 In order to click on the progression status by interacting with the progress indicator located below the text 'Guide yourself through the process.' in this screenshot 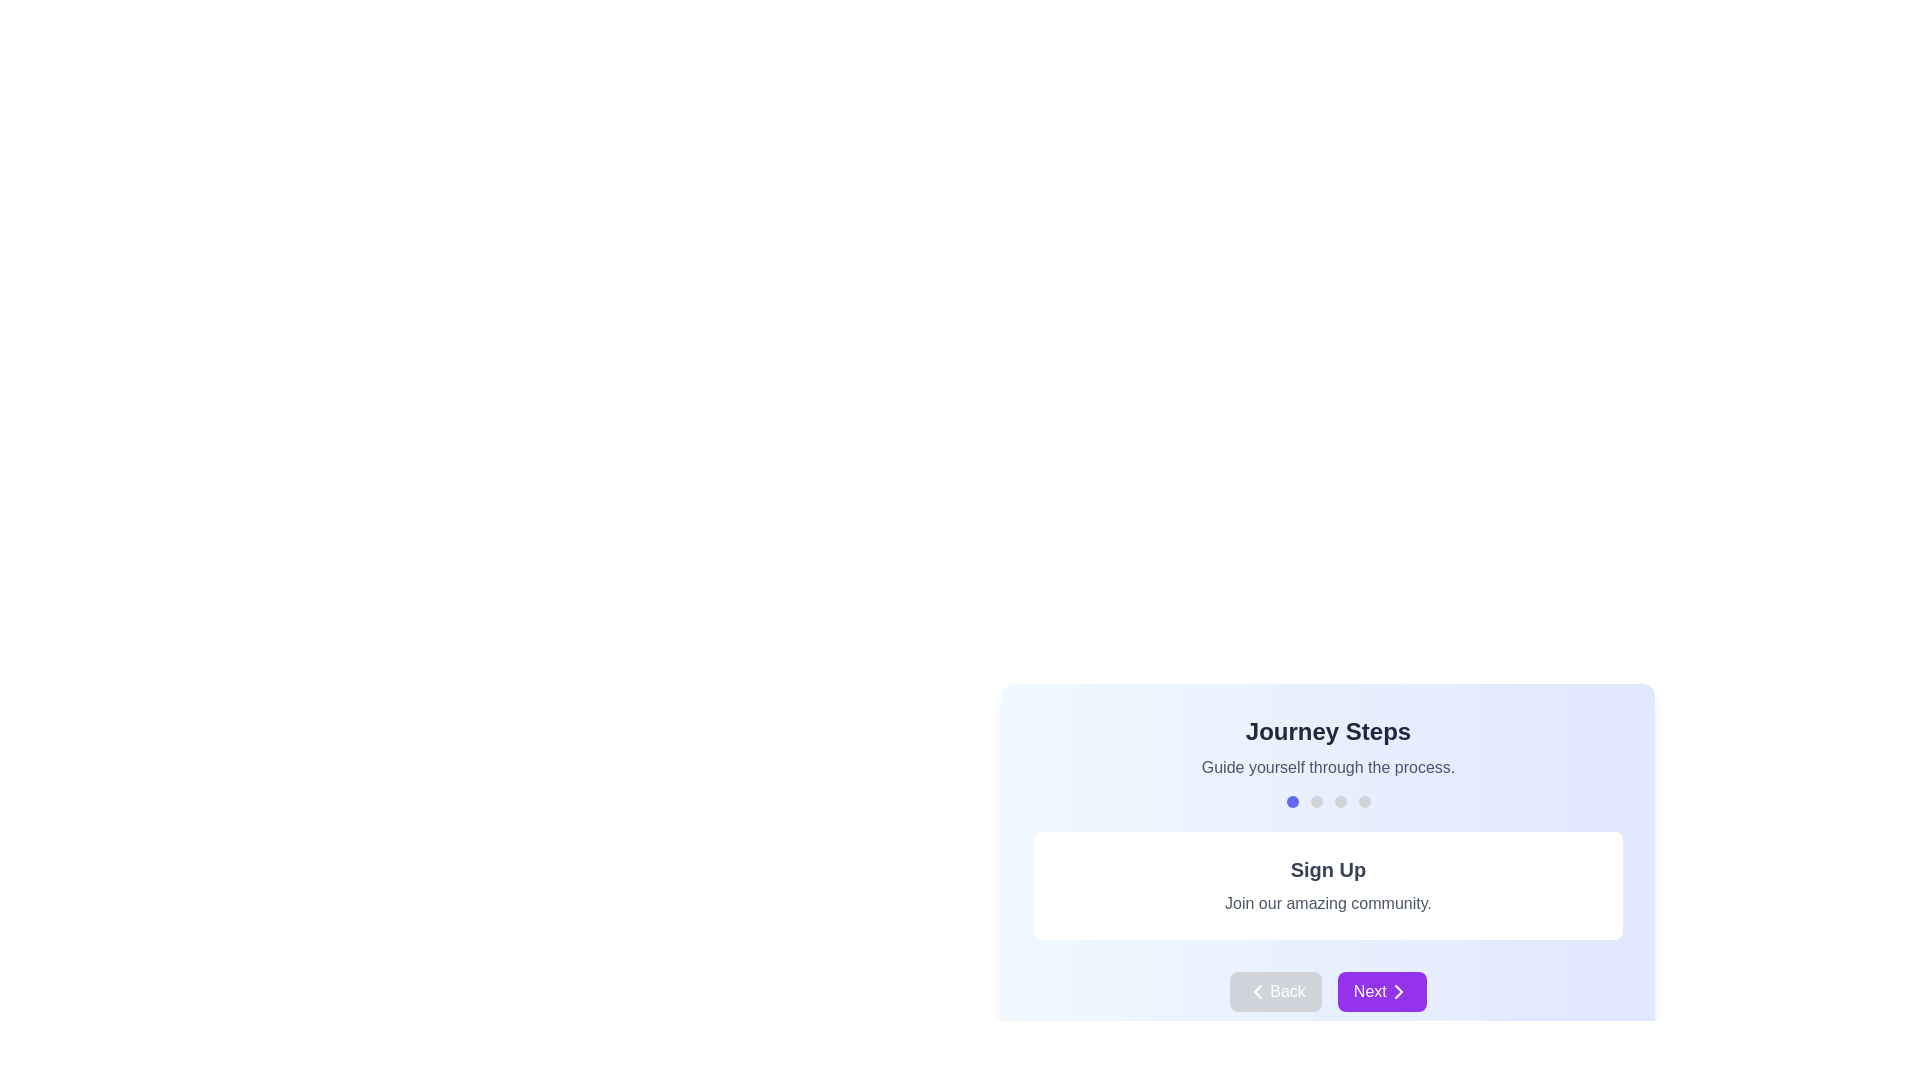, I will do `click(1328, 801)`.